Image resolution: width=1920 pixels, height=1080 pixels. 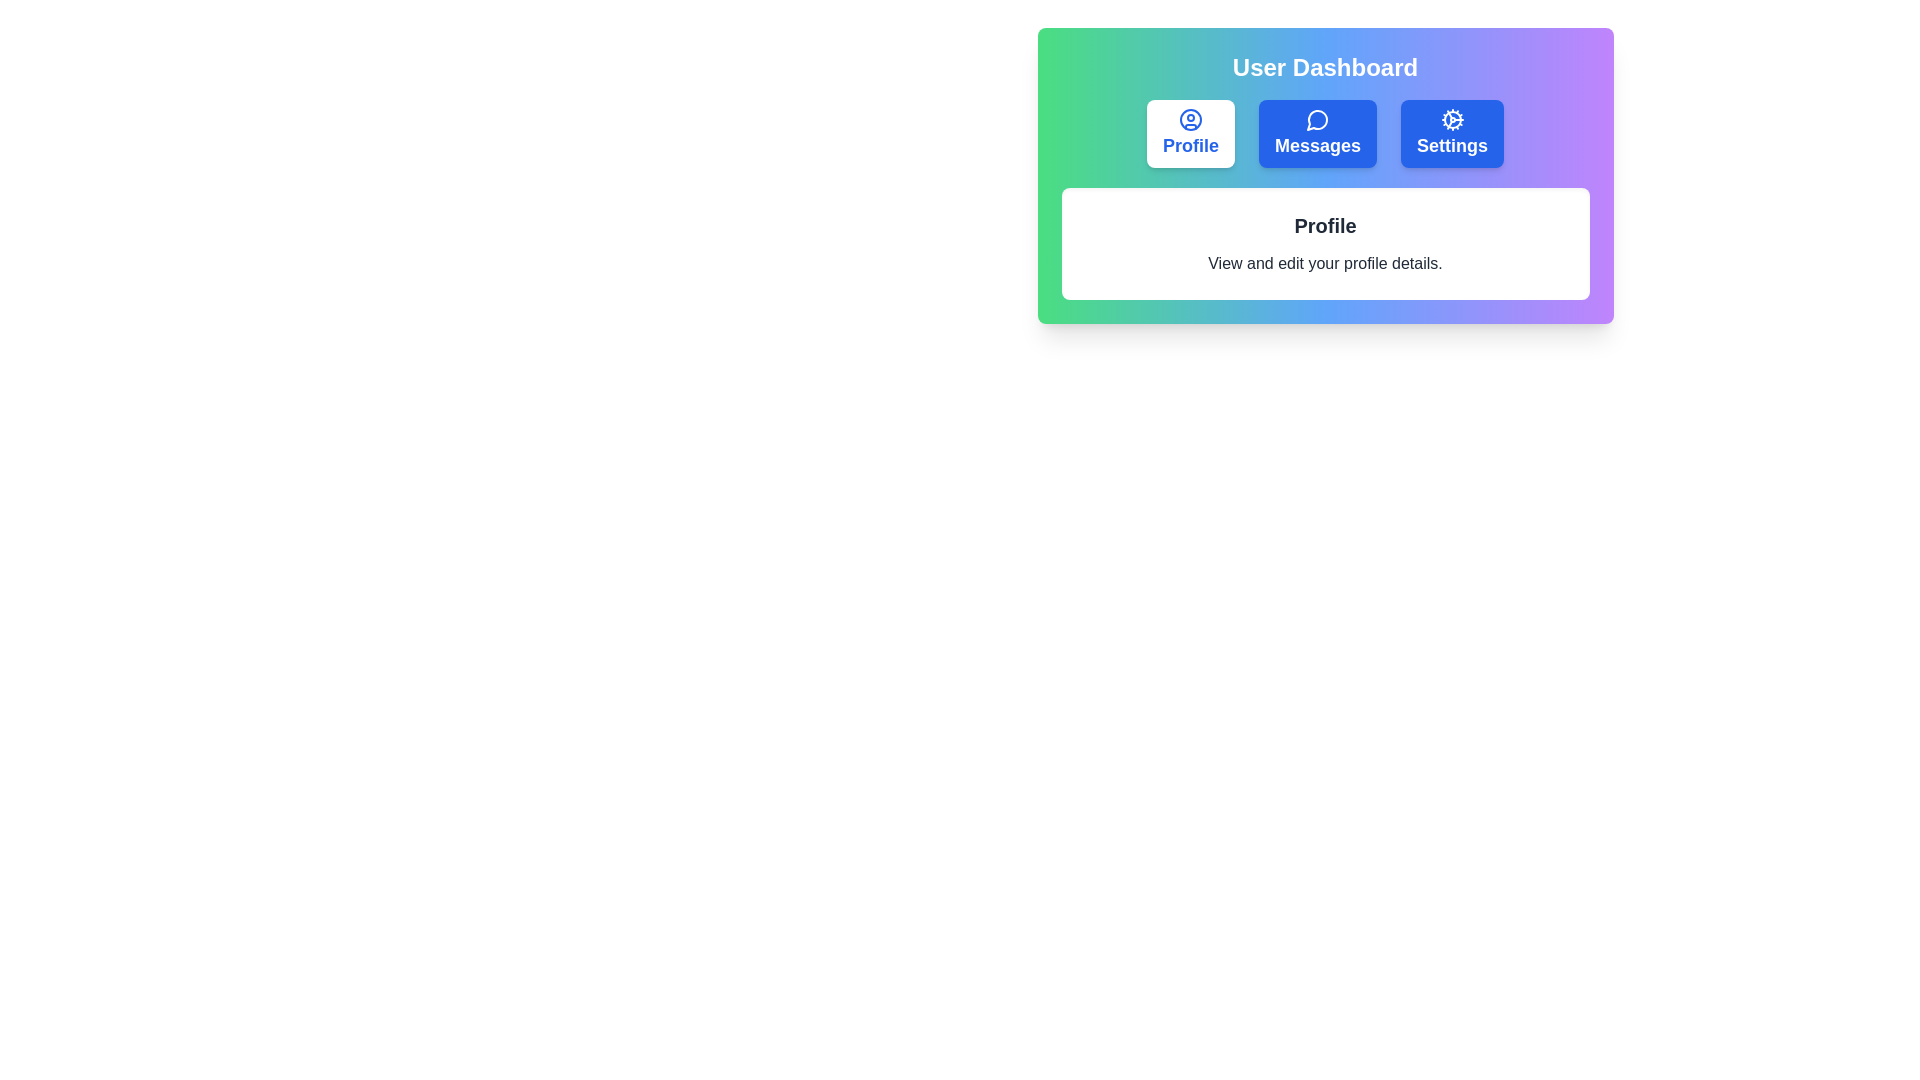 I want to click on the profile navigational element, which includes a user avatar icon and the text 'Profile' in bold blue font, positioned in the upper-left section of the user dashboard, so click(x=1190, y=134).